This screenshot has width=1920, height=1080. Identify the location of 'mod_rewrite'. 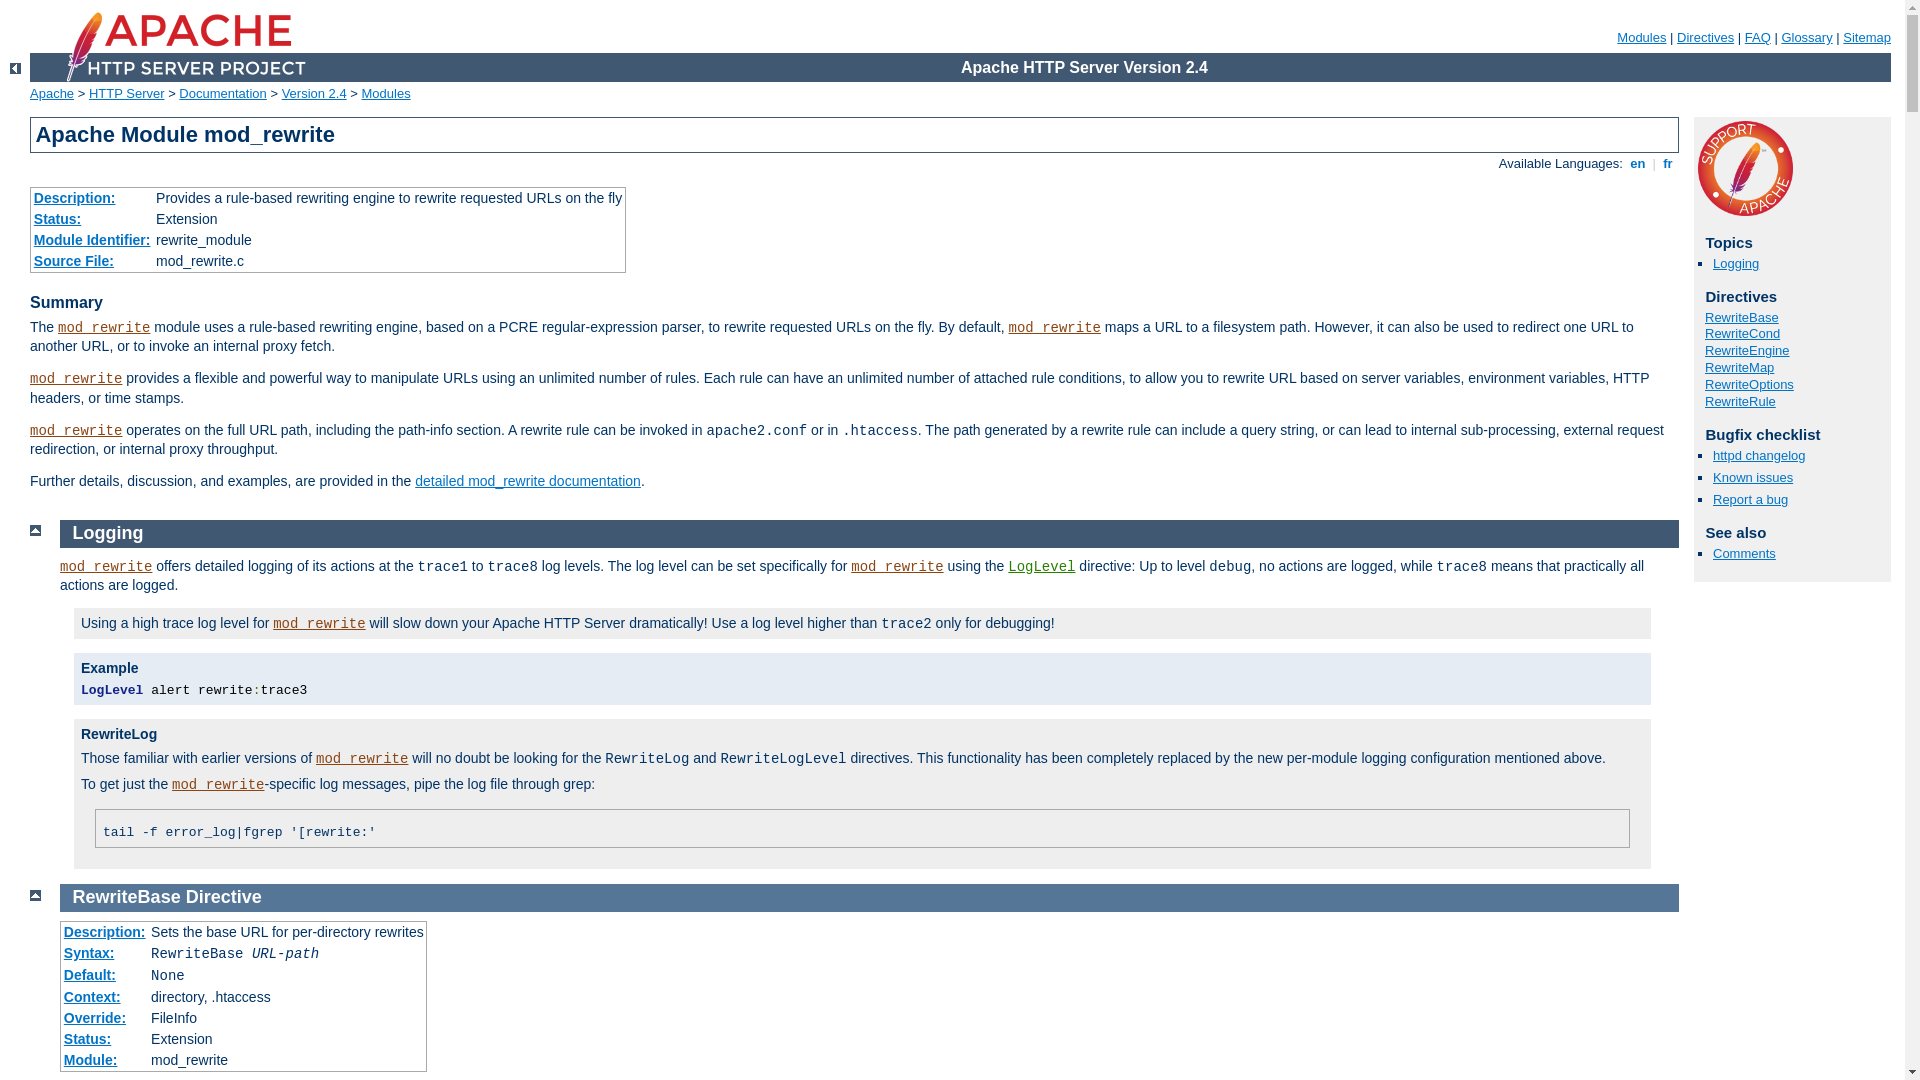
(361, 759).